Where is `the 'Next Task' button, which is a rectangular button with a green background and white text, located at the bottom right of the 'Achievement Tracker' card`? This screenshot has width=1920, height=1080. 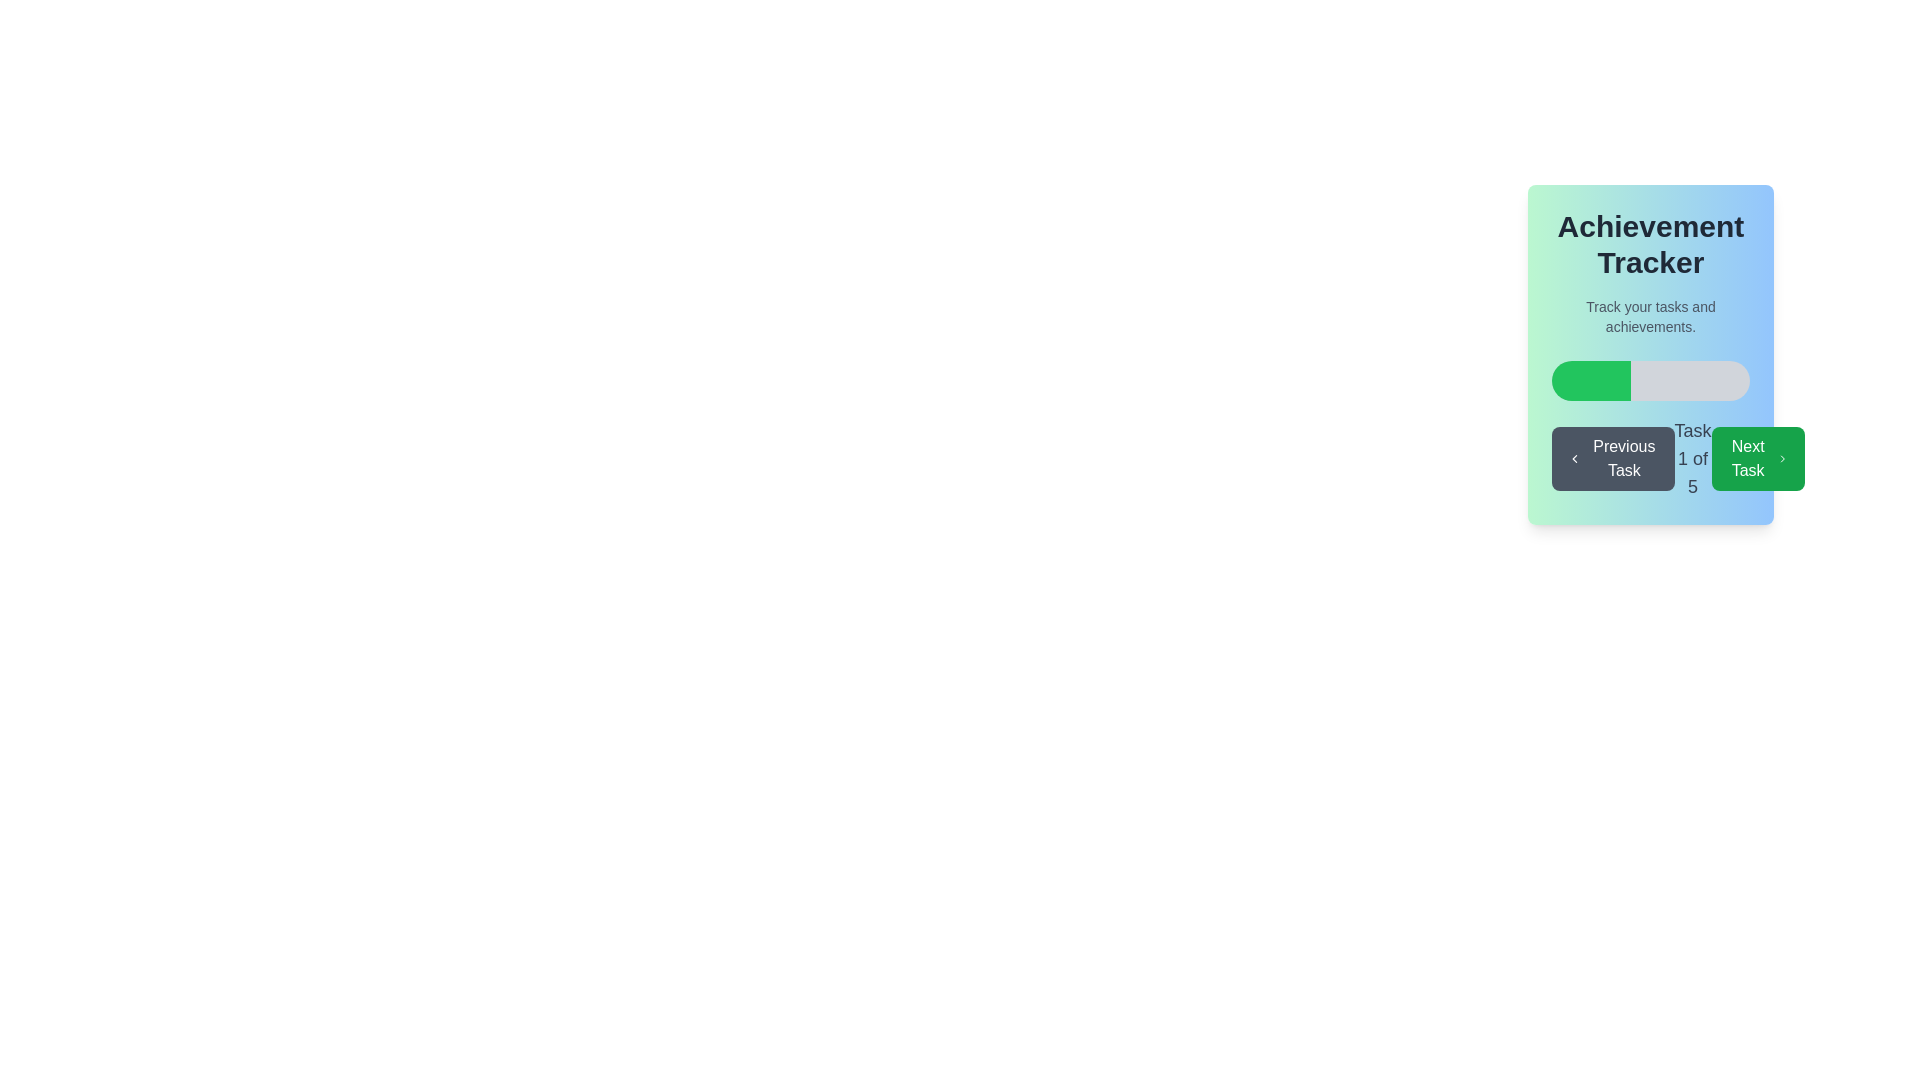 the 'Next Task' button, which is a rectangular button with a green background and white text, located at the bottom right of the 'Achievement Tracker' card is located at coordinates (1757, 459).